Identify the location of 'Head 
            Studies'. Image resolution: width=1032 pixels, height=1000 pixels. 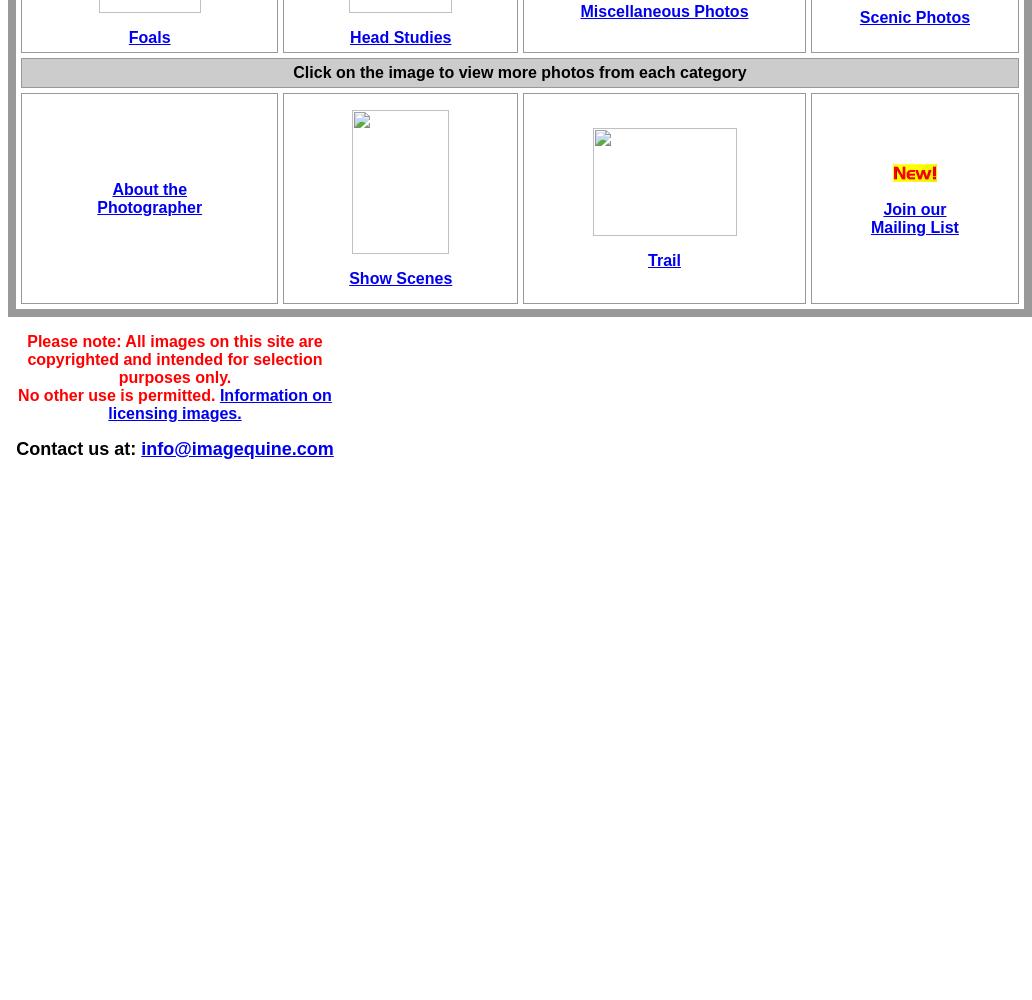
(399, 37).